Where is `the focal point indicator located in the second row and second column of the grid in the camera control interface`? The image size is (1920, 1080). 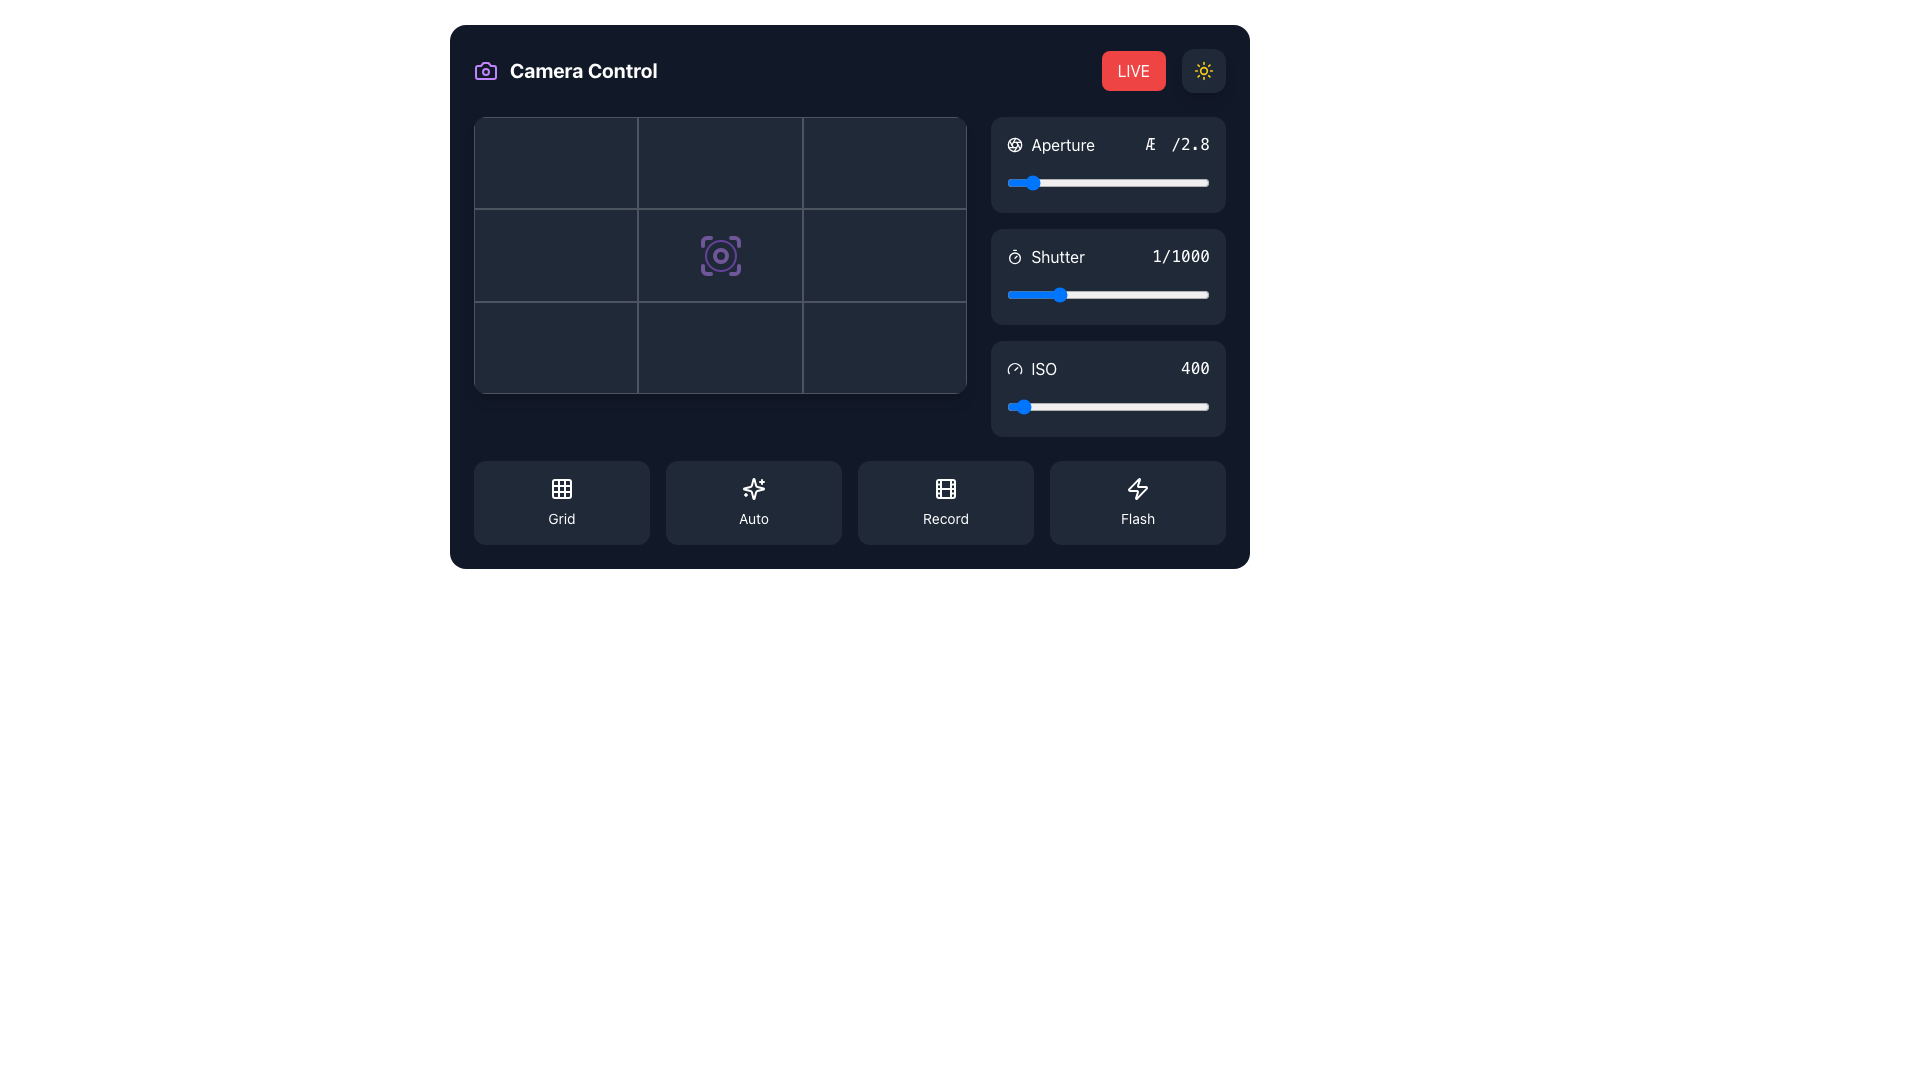
the focal point indicator located in the second row and second column of the grid in the camera control interface is located at coordinates (720, 254).